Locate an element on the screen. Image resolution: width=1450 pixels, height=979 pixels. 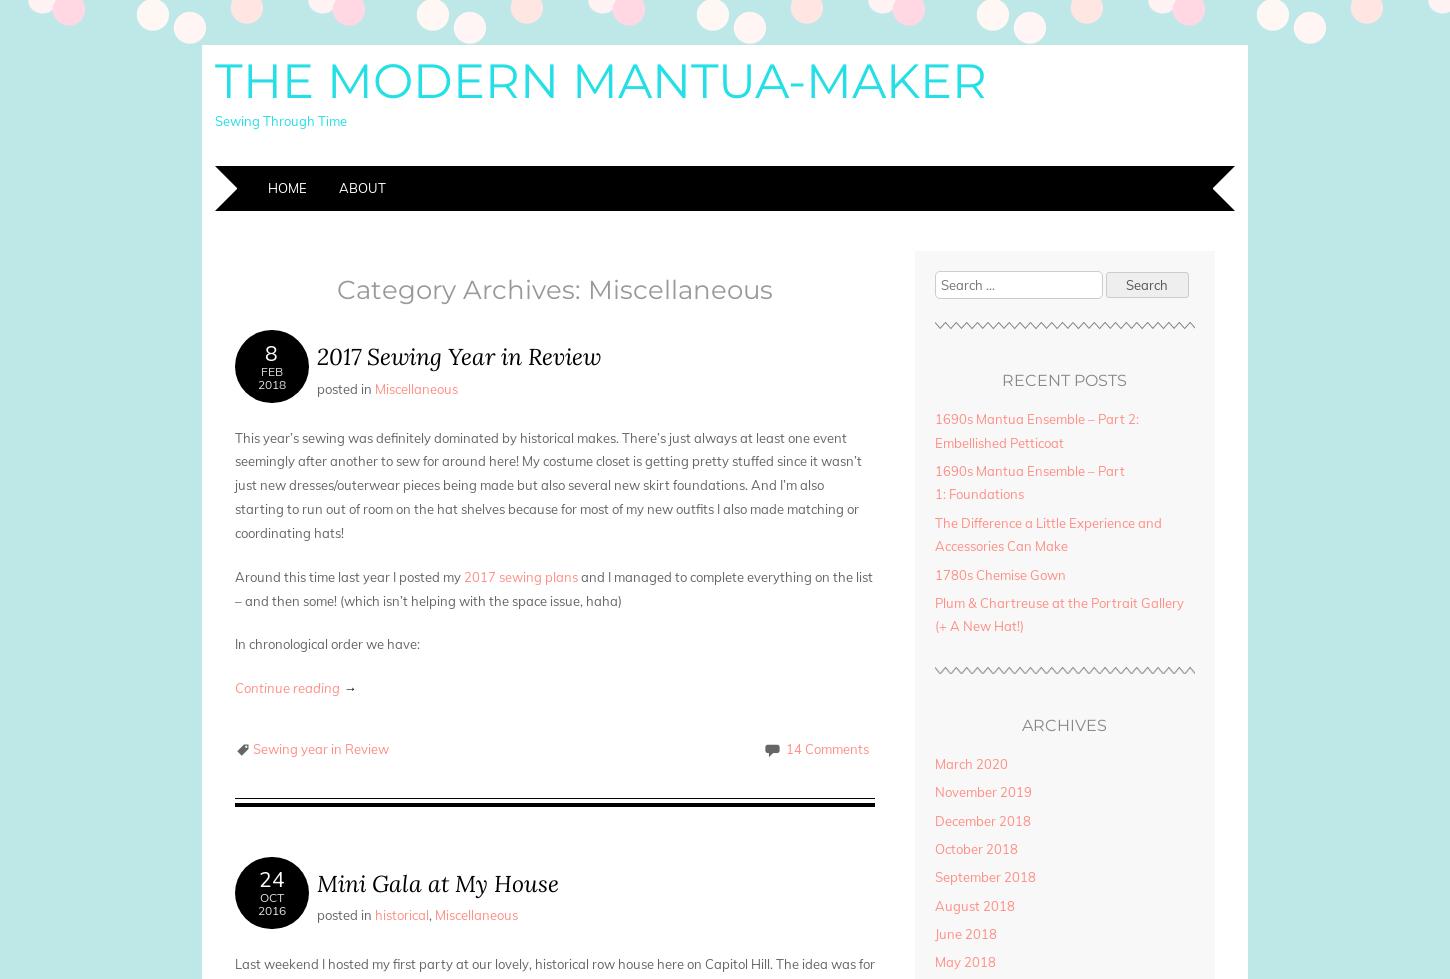
'Category Archives:' is located at coordinates (461, 289).